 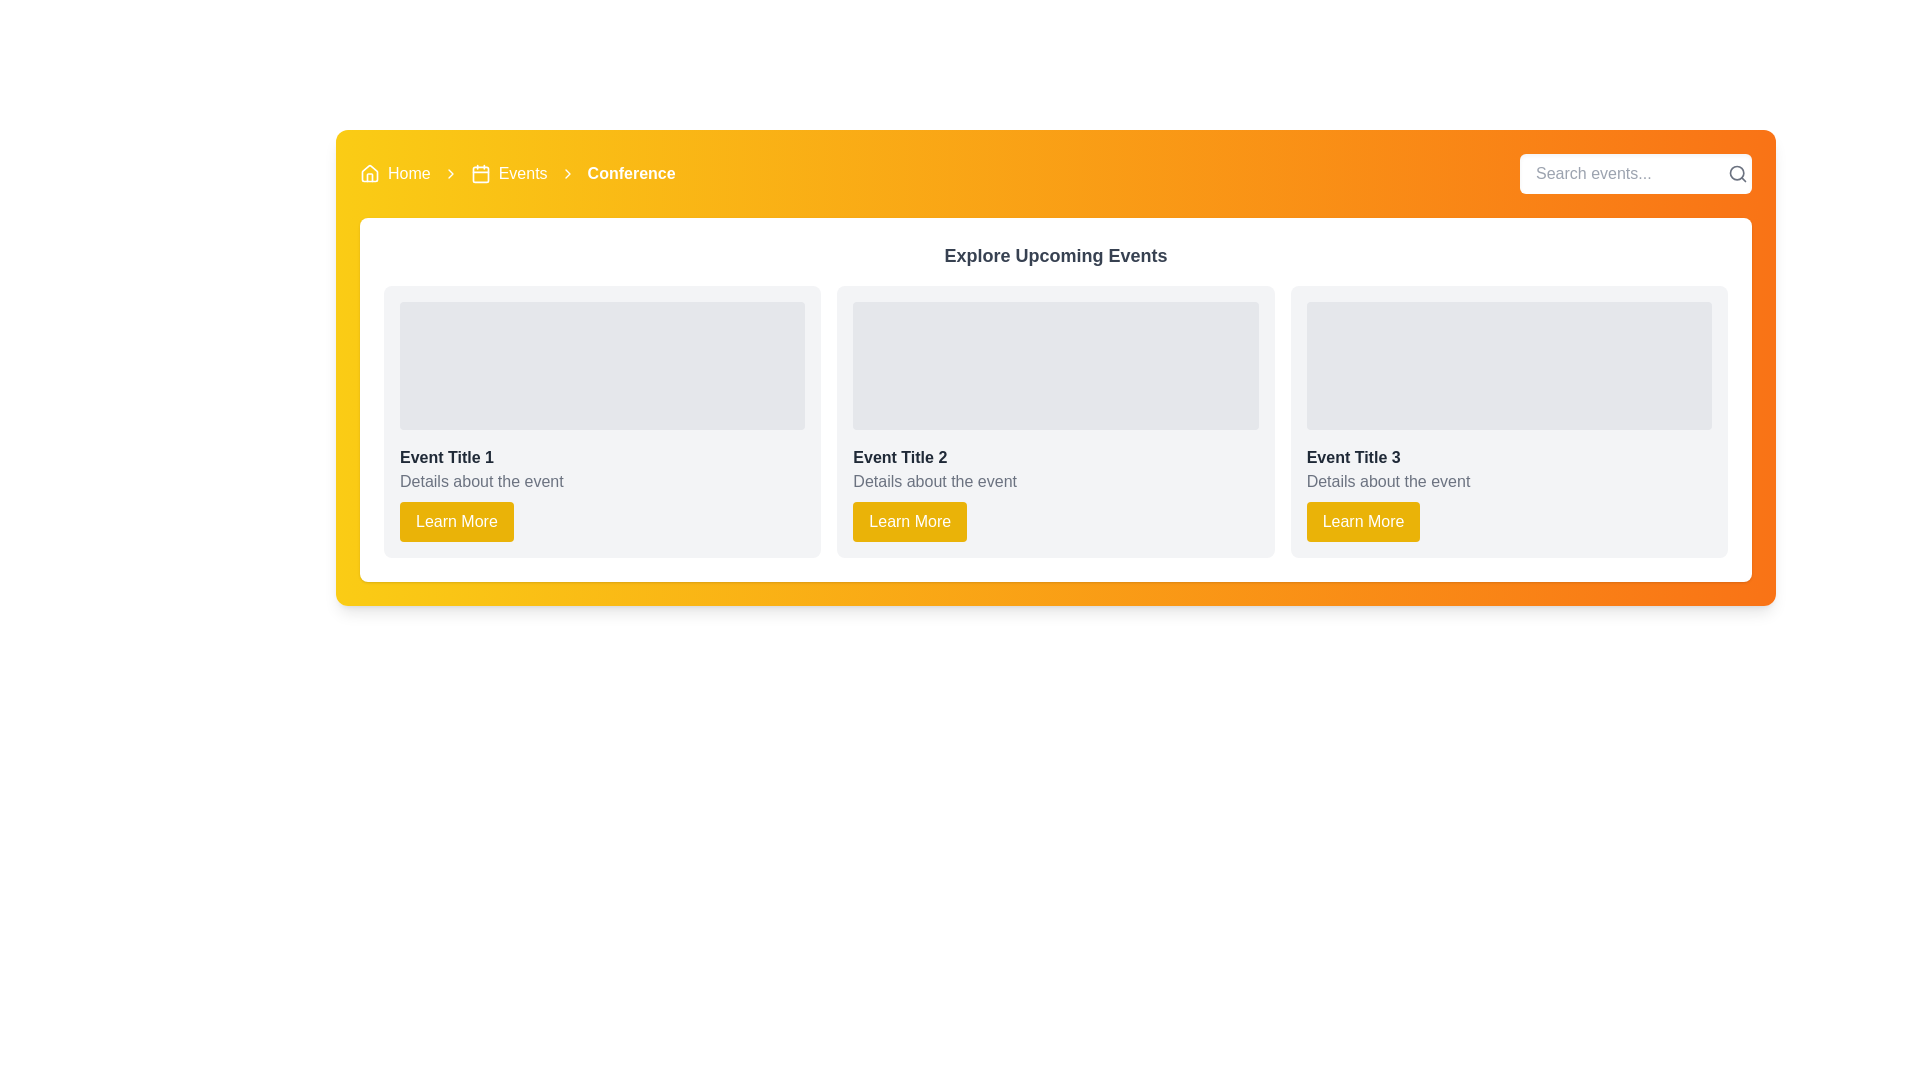 What do you see at coordinates (449, 172) in the screenshot?
I see `the SVG Icon that serves as a visual separator between the 'Home' and 'Events' breadcrumb navigation items` at bounding box center [449, 172].